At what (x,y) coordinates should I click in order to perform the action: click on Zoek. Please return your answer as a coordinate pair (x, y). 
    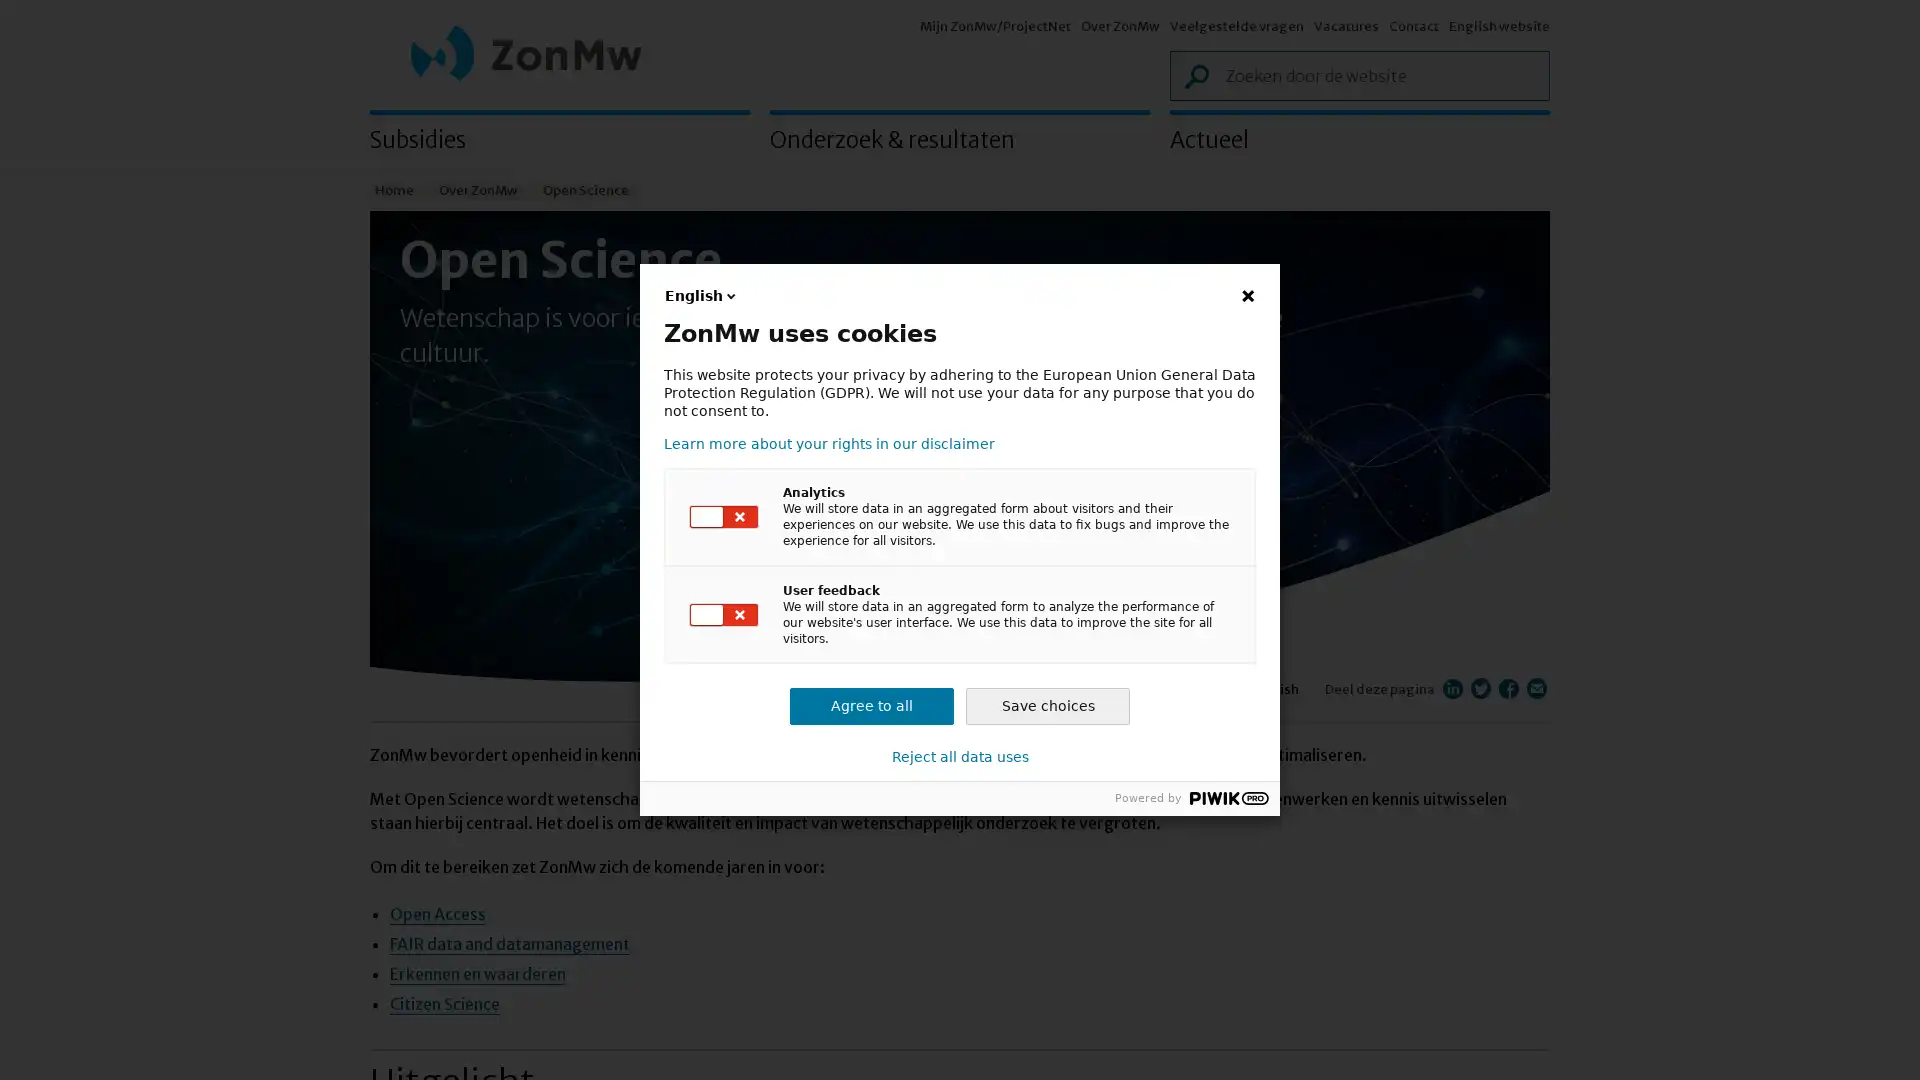
    Looking at the image, I should click on (1536, 75).